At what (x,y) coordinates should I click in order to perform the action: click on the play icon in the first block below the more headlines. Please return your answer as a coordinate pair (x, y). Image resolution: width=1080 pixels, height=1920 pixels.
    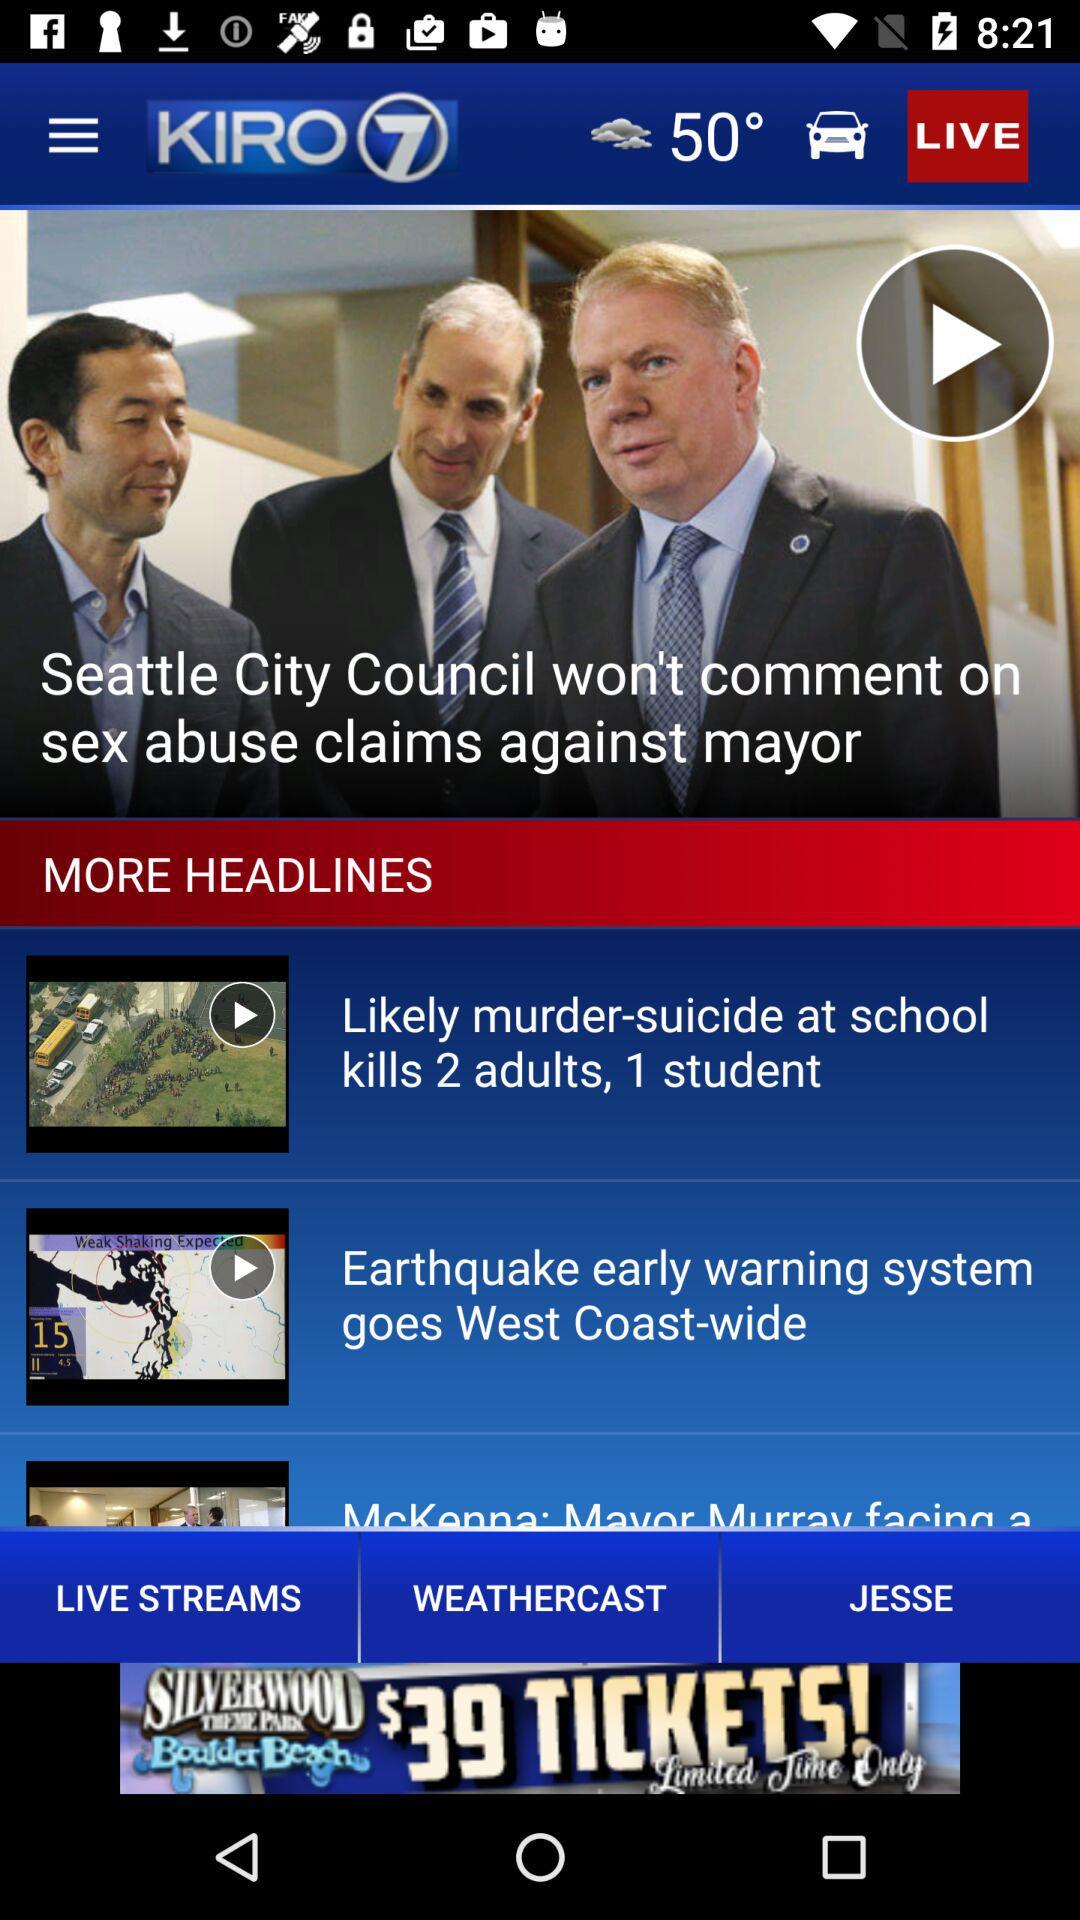
    Looking at the image, I should click on (241, 1014).